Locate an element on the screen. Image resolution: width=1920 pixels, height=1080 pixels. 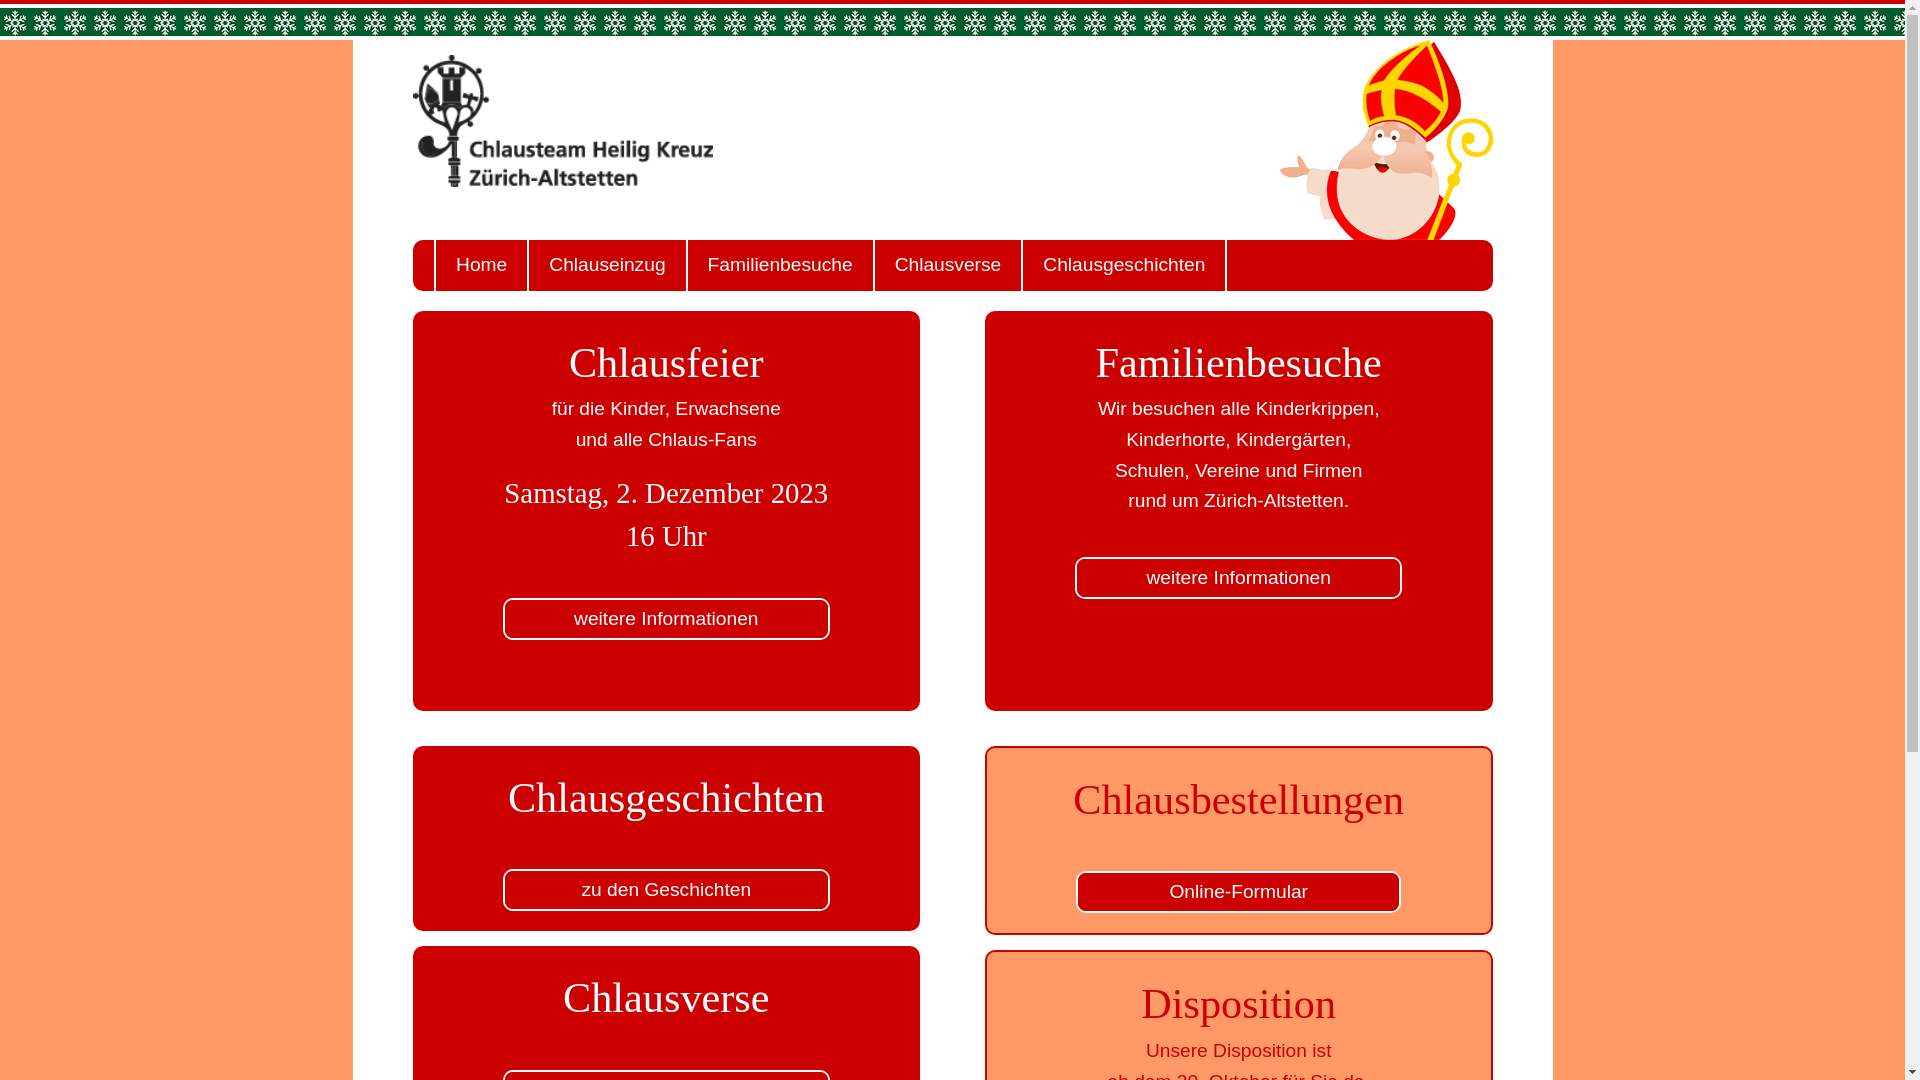
'weitere Informationen' is located at coordinates (666, 617).